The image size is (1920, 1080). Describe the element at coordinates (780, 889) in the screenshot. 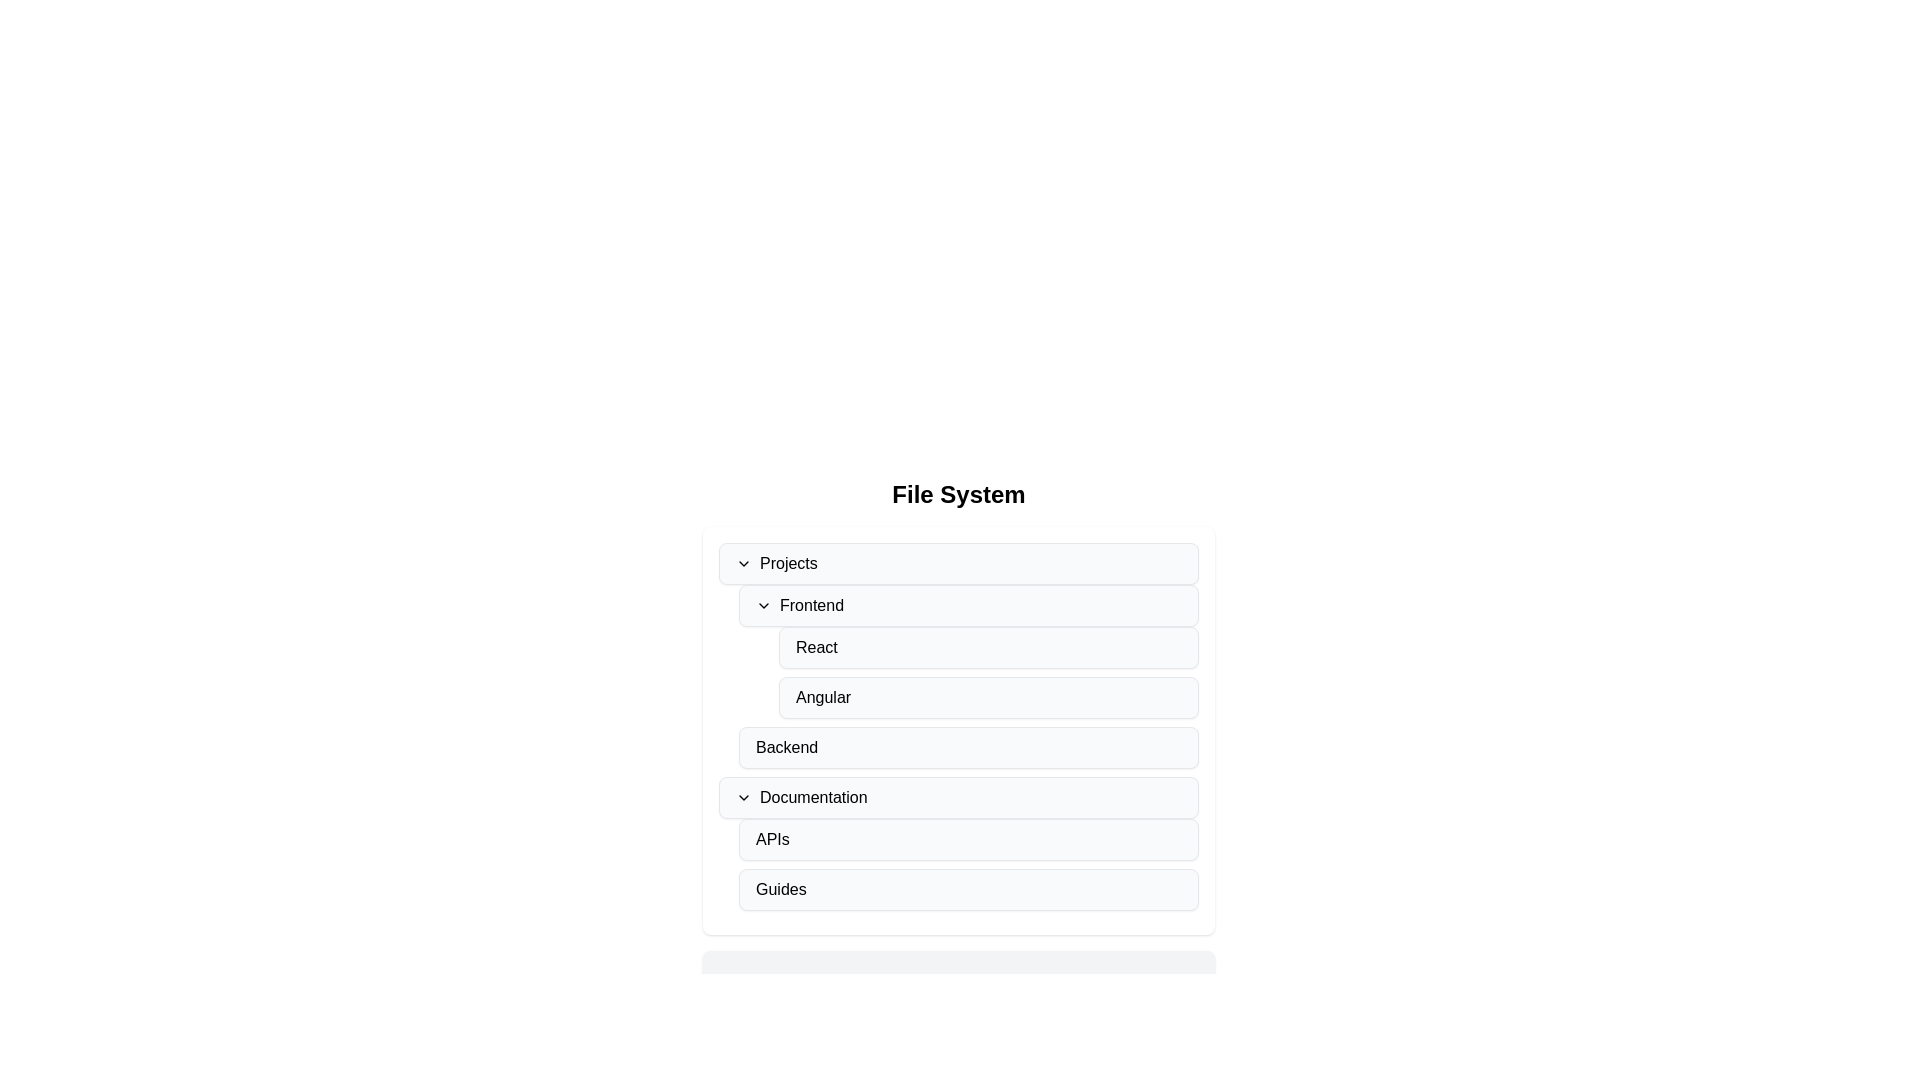

I see `the text label reading 'Guides'` at that location.